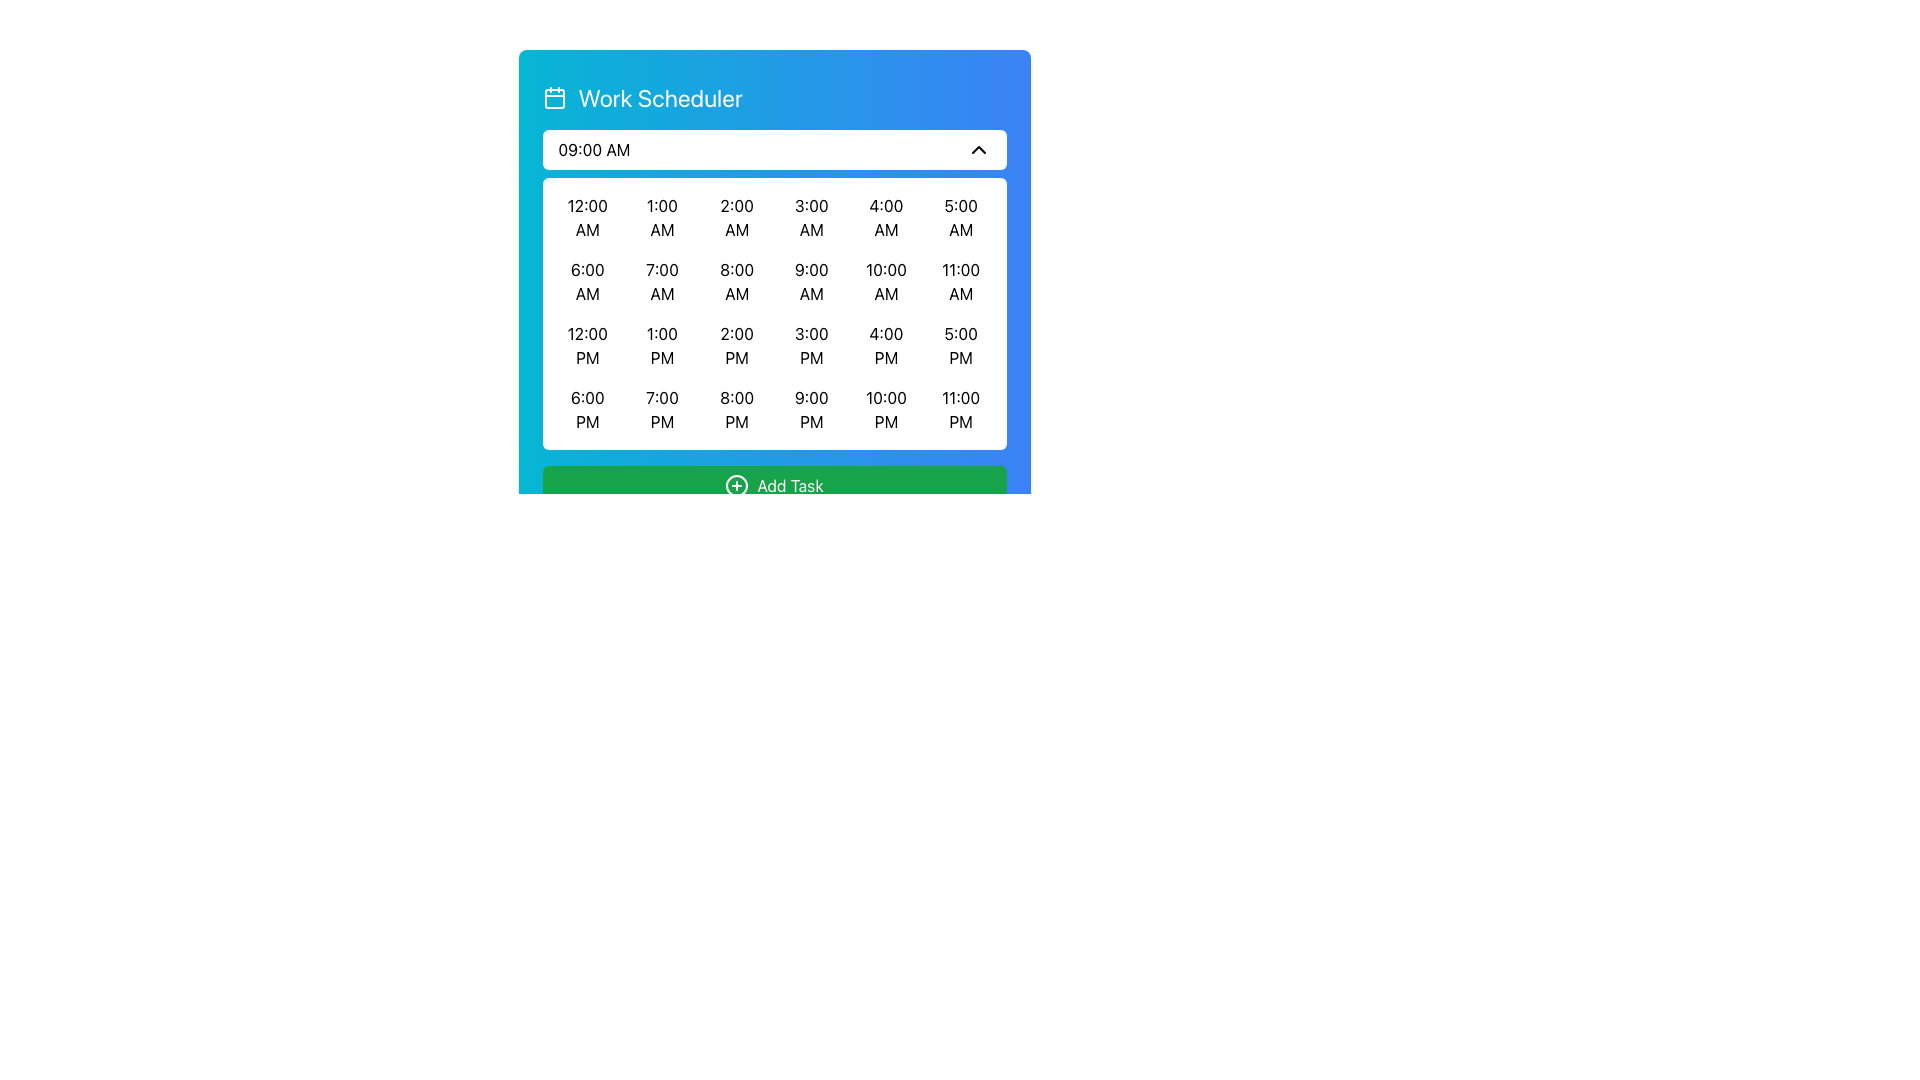 Image resolution: width=1920 pixels, height=1080 pixels. What do you see at coordinates (811, 218) in the screenshot?
I see `the button displaying '3:00 AM'` at bounding box center [811, 218].